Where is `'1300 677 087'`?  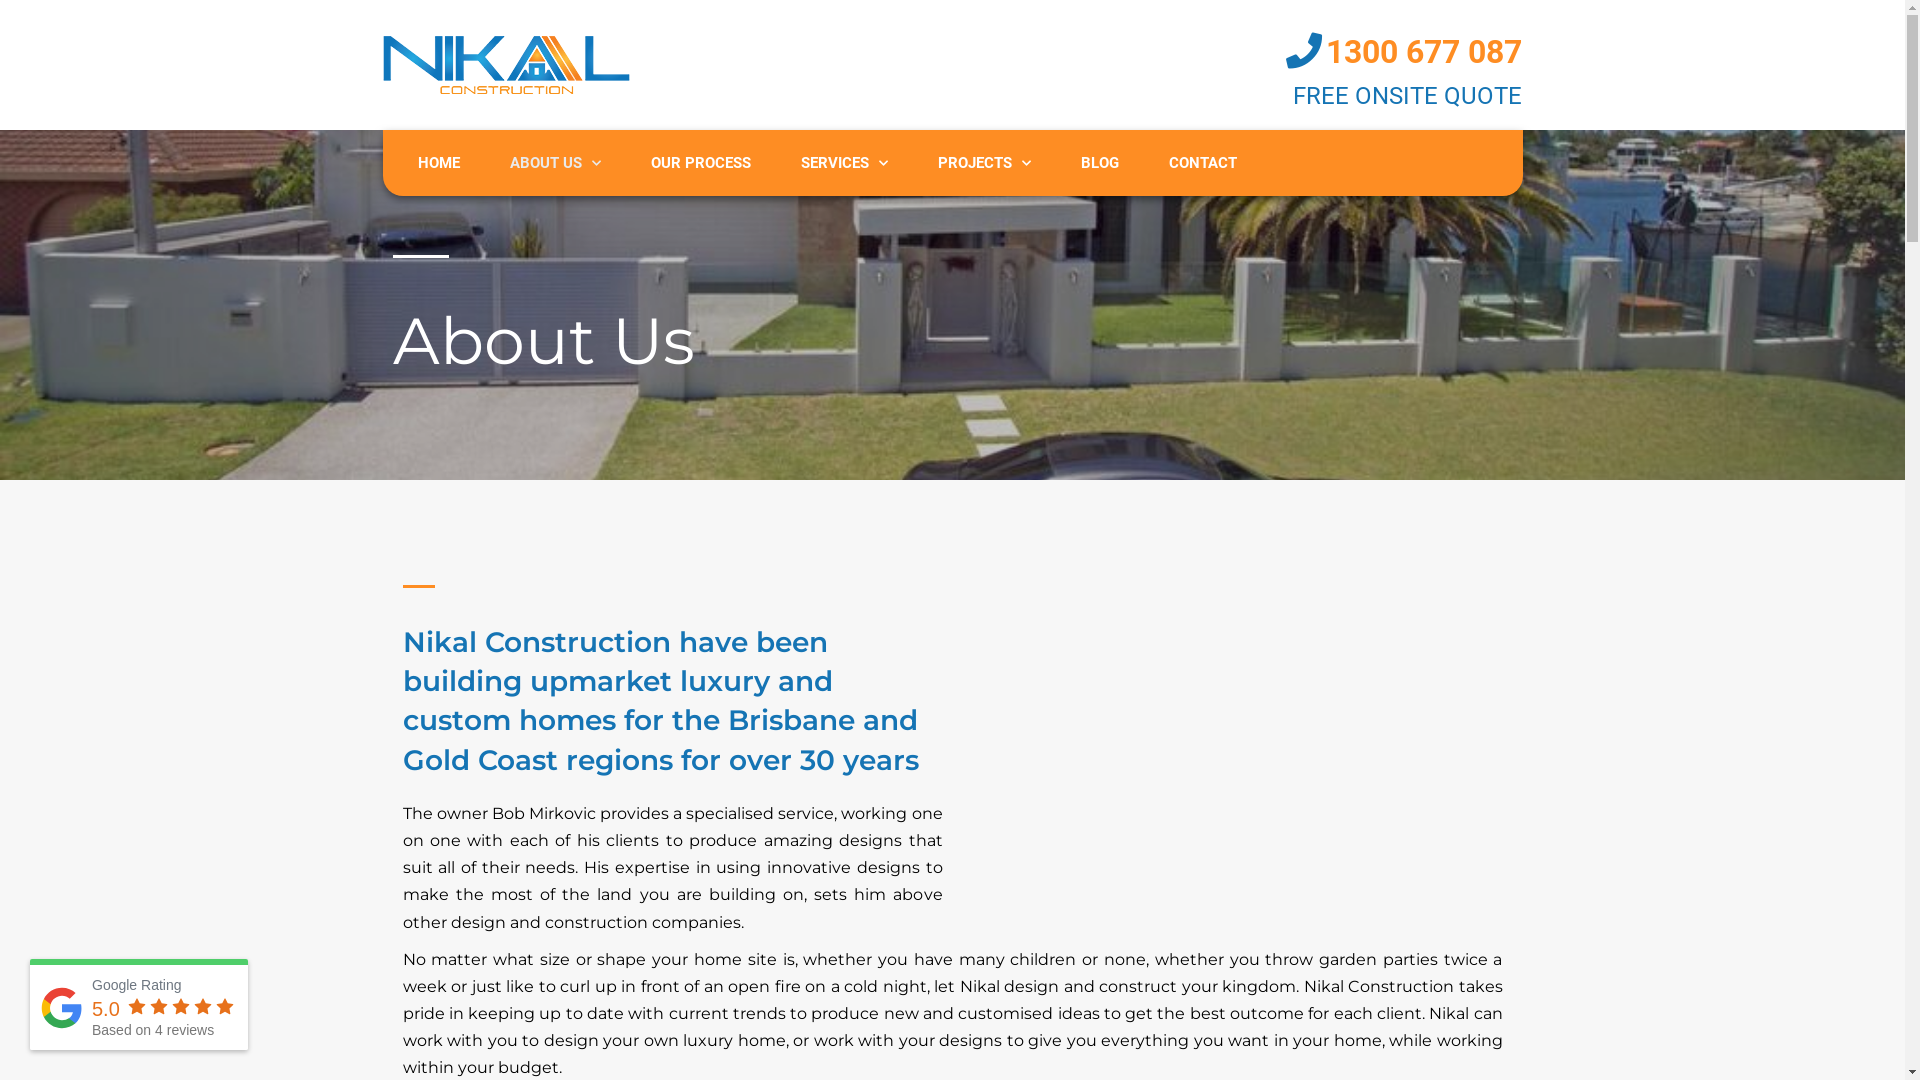
'1300 677 087' is located at coordinates (1423, 50).